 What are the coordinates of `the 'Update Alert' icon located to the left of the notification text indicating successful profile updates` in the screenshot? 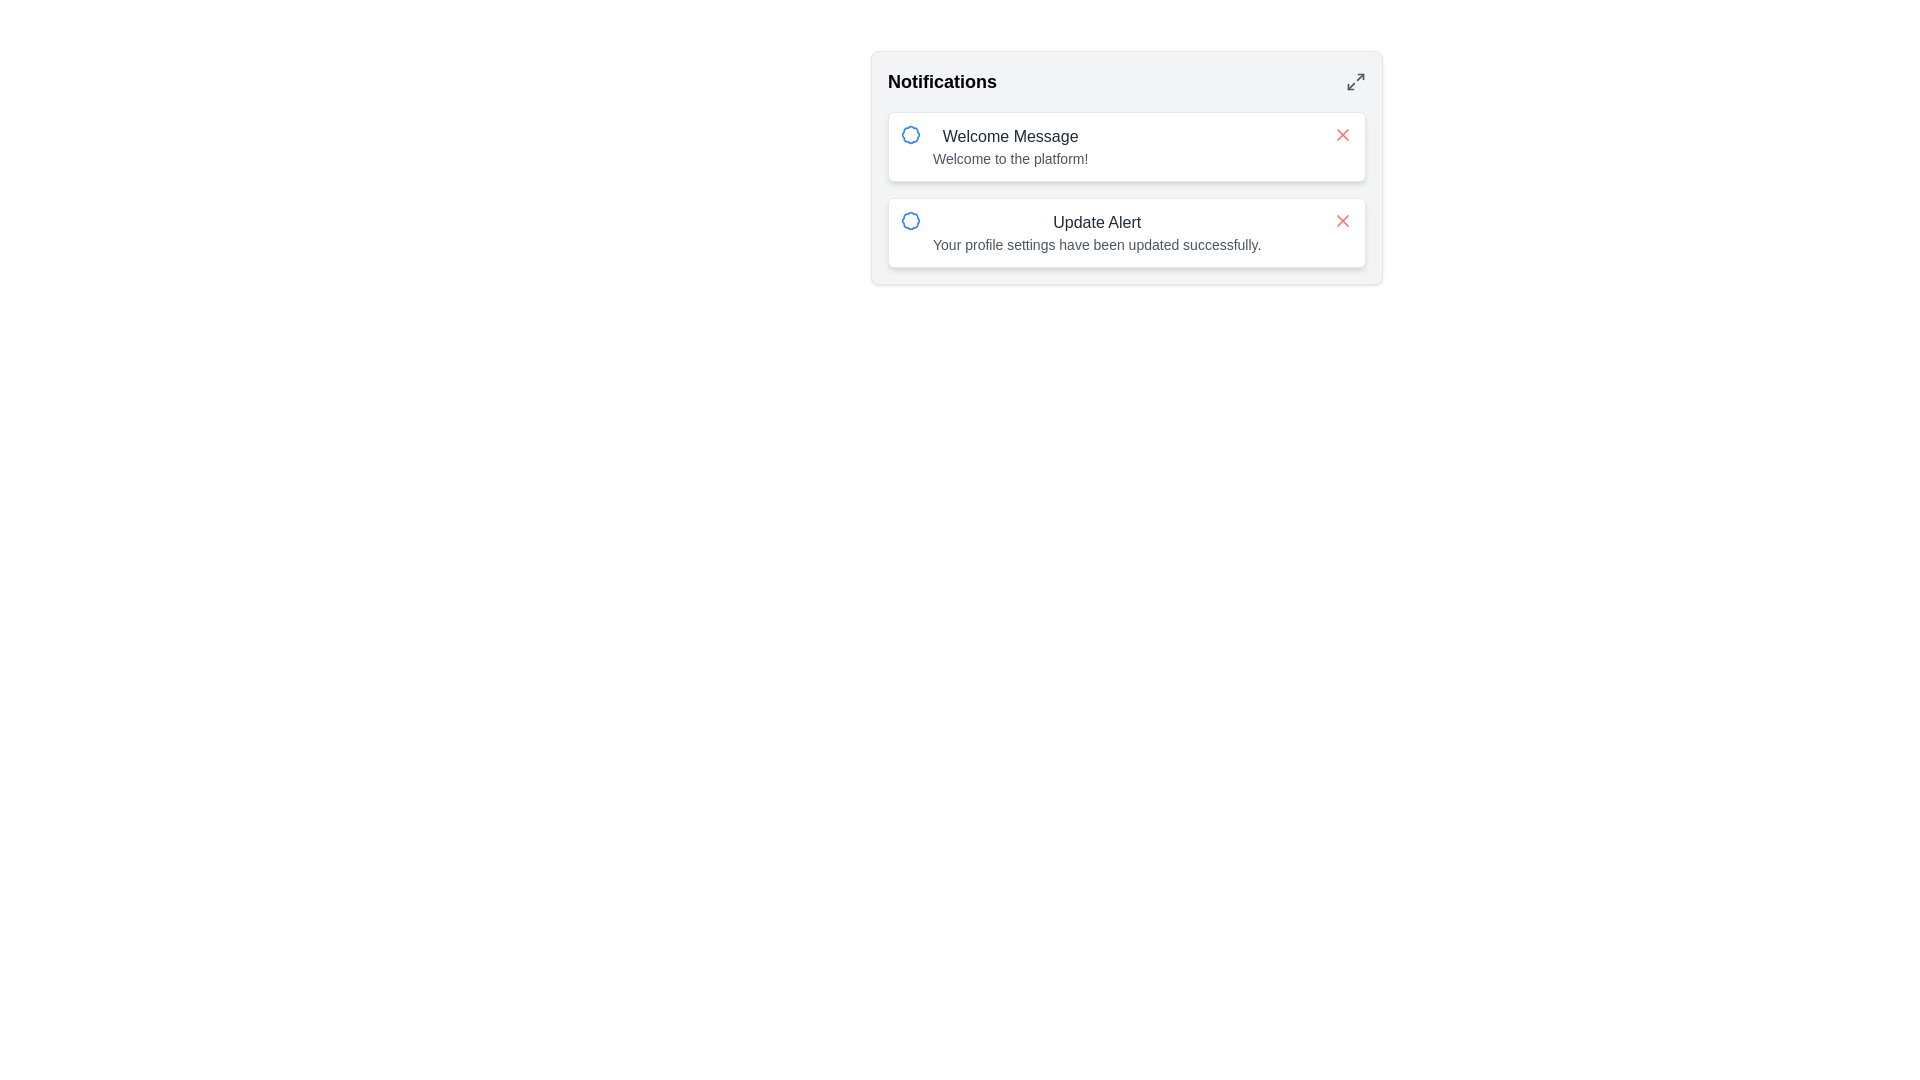 It's located at (910, 220).